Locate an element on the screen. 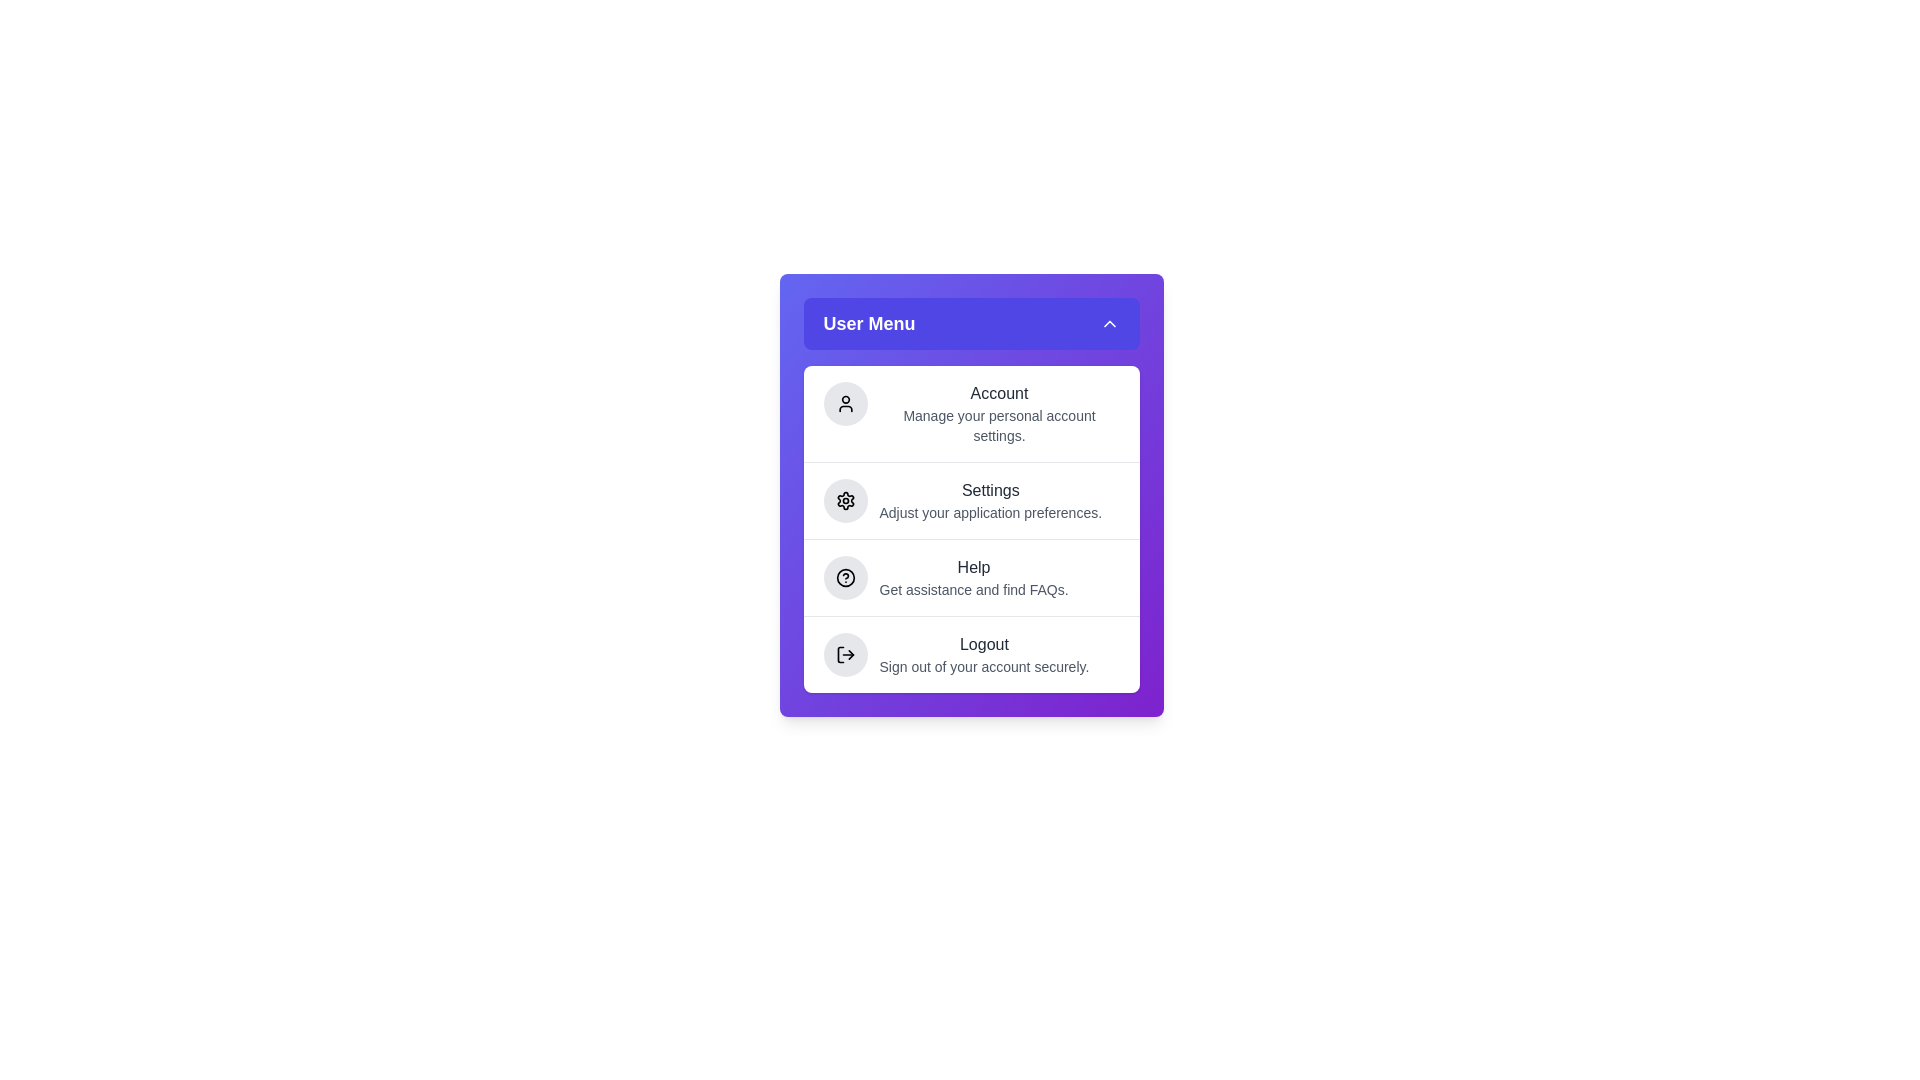  the icon associated with Account is located at coordinates (845, 404).